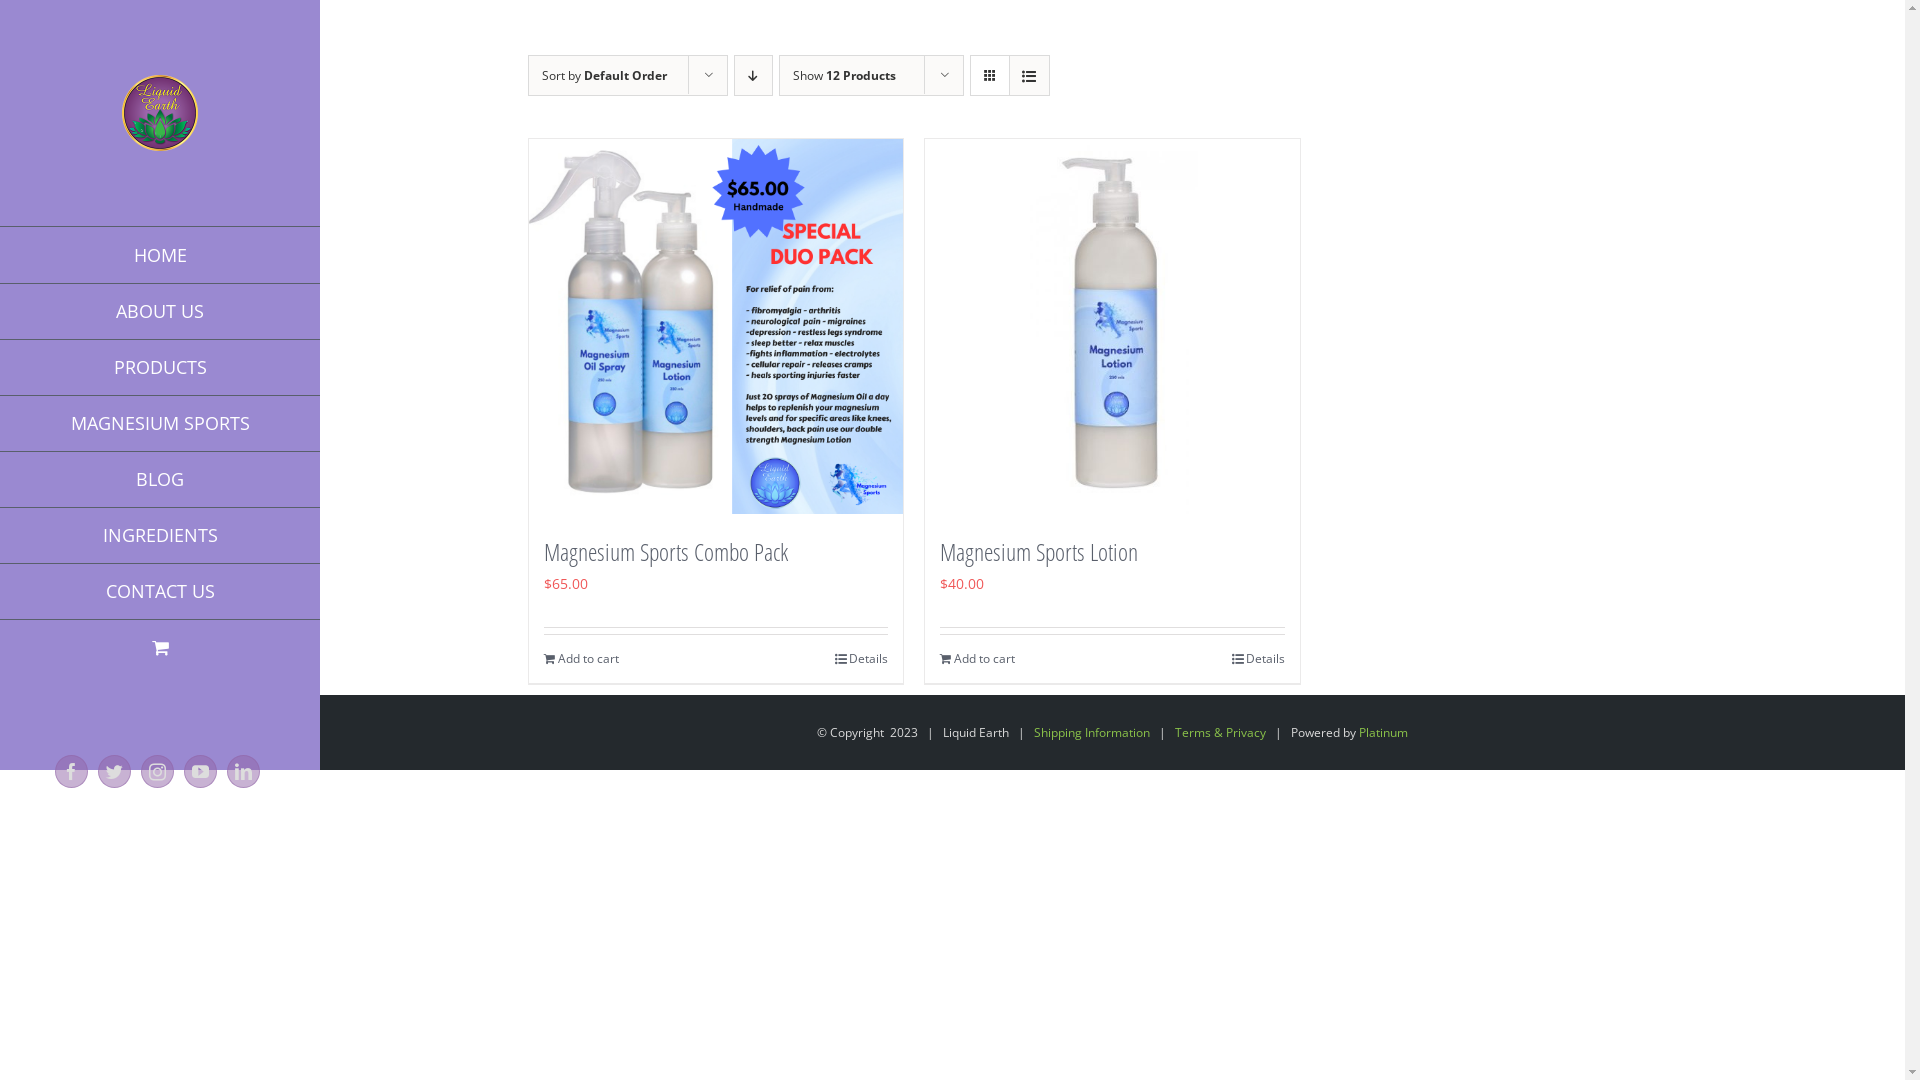  I want to click on 'Platinum', so click(1382, 732).